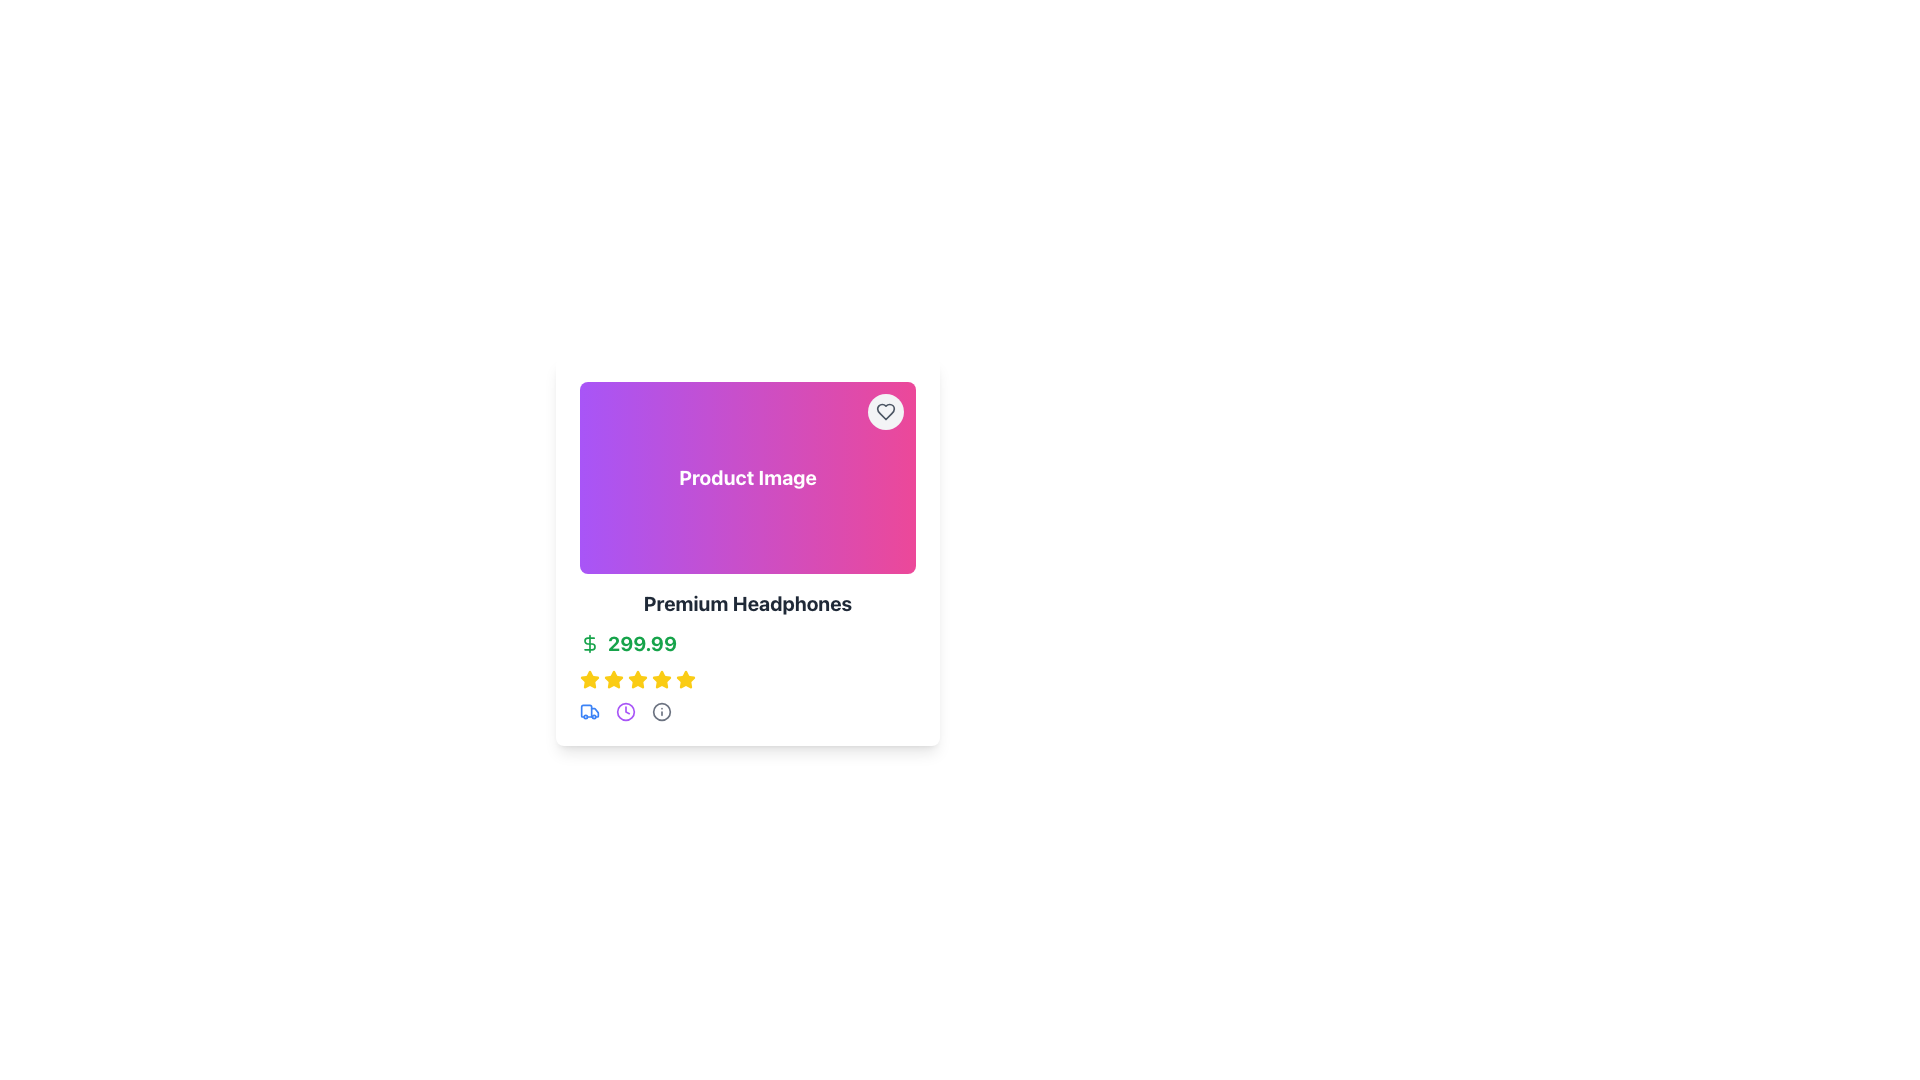  I want to click on the circular button with a gray background and heart icon located at the top-right corner of the product image card, so click(885, 411).